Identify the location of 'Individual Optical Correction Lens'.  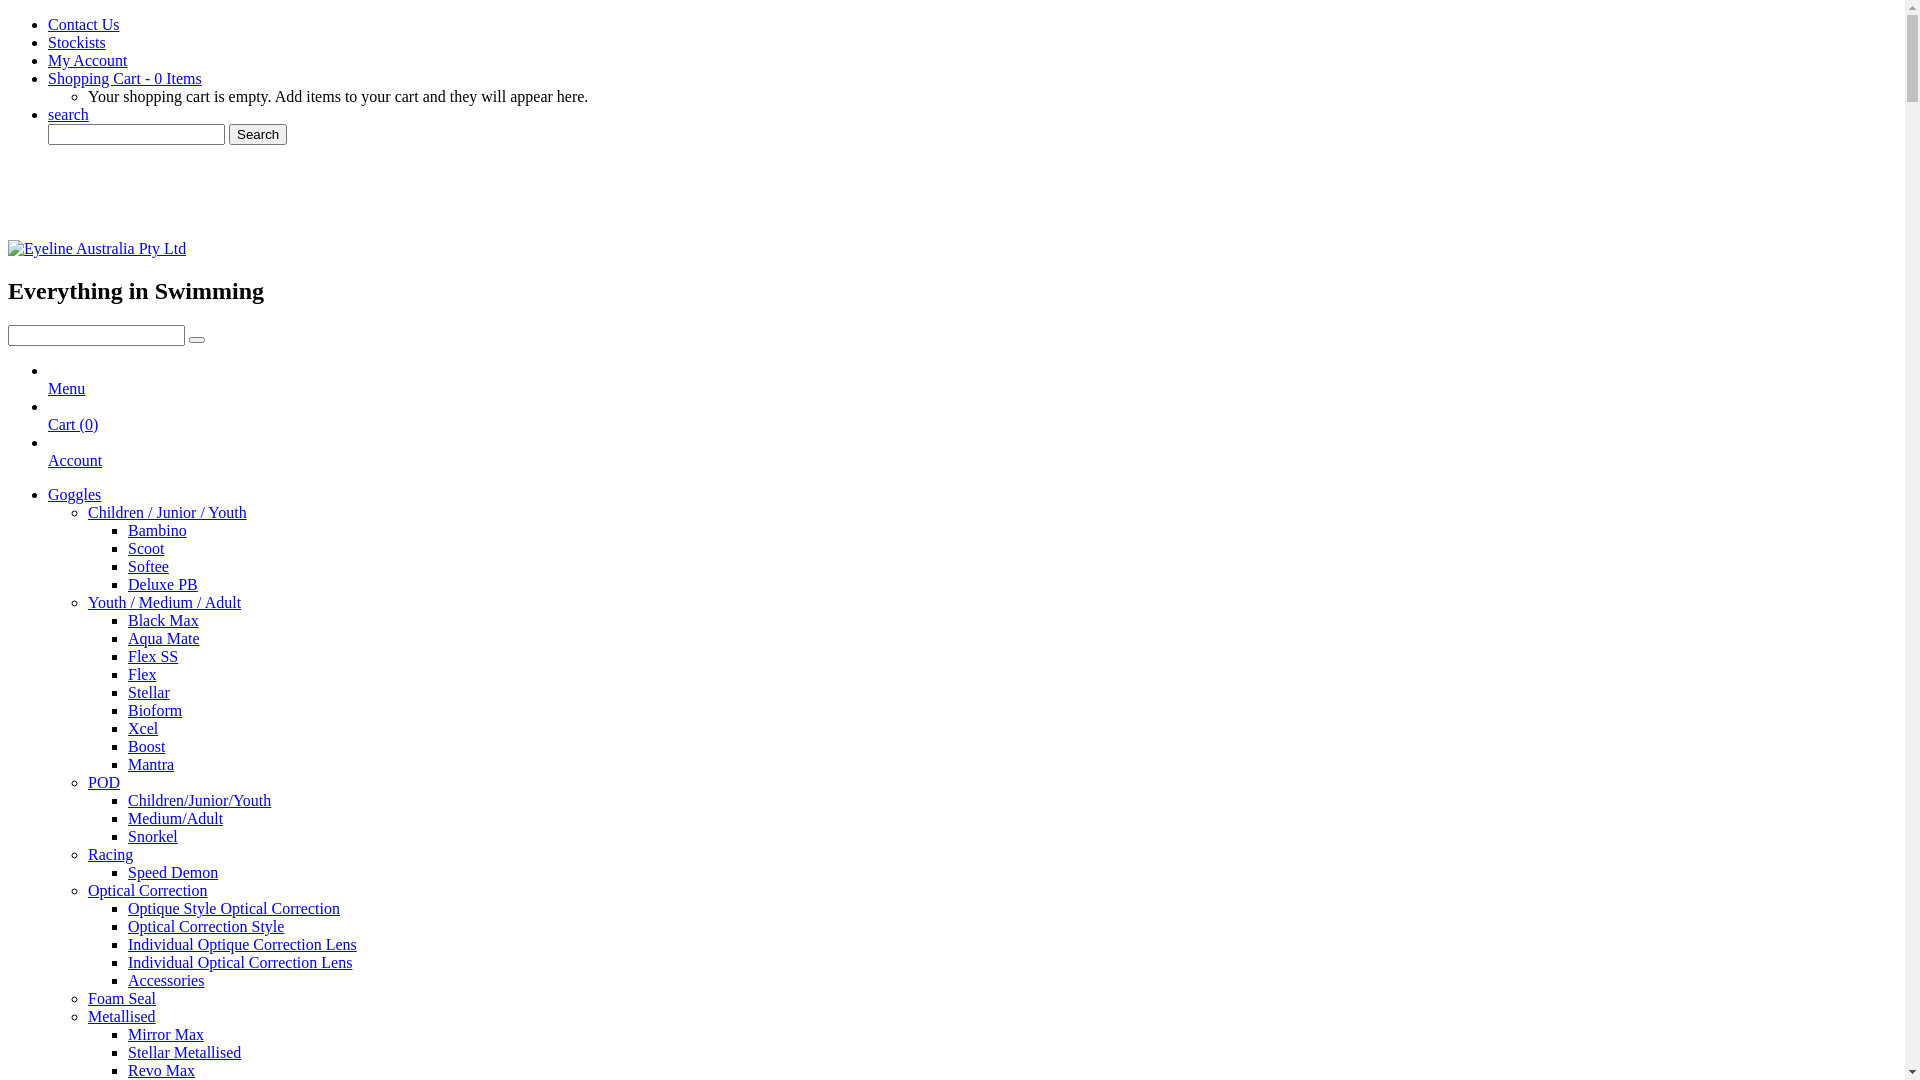
(240, 961).